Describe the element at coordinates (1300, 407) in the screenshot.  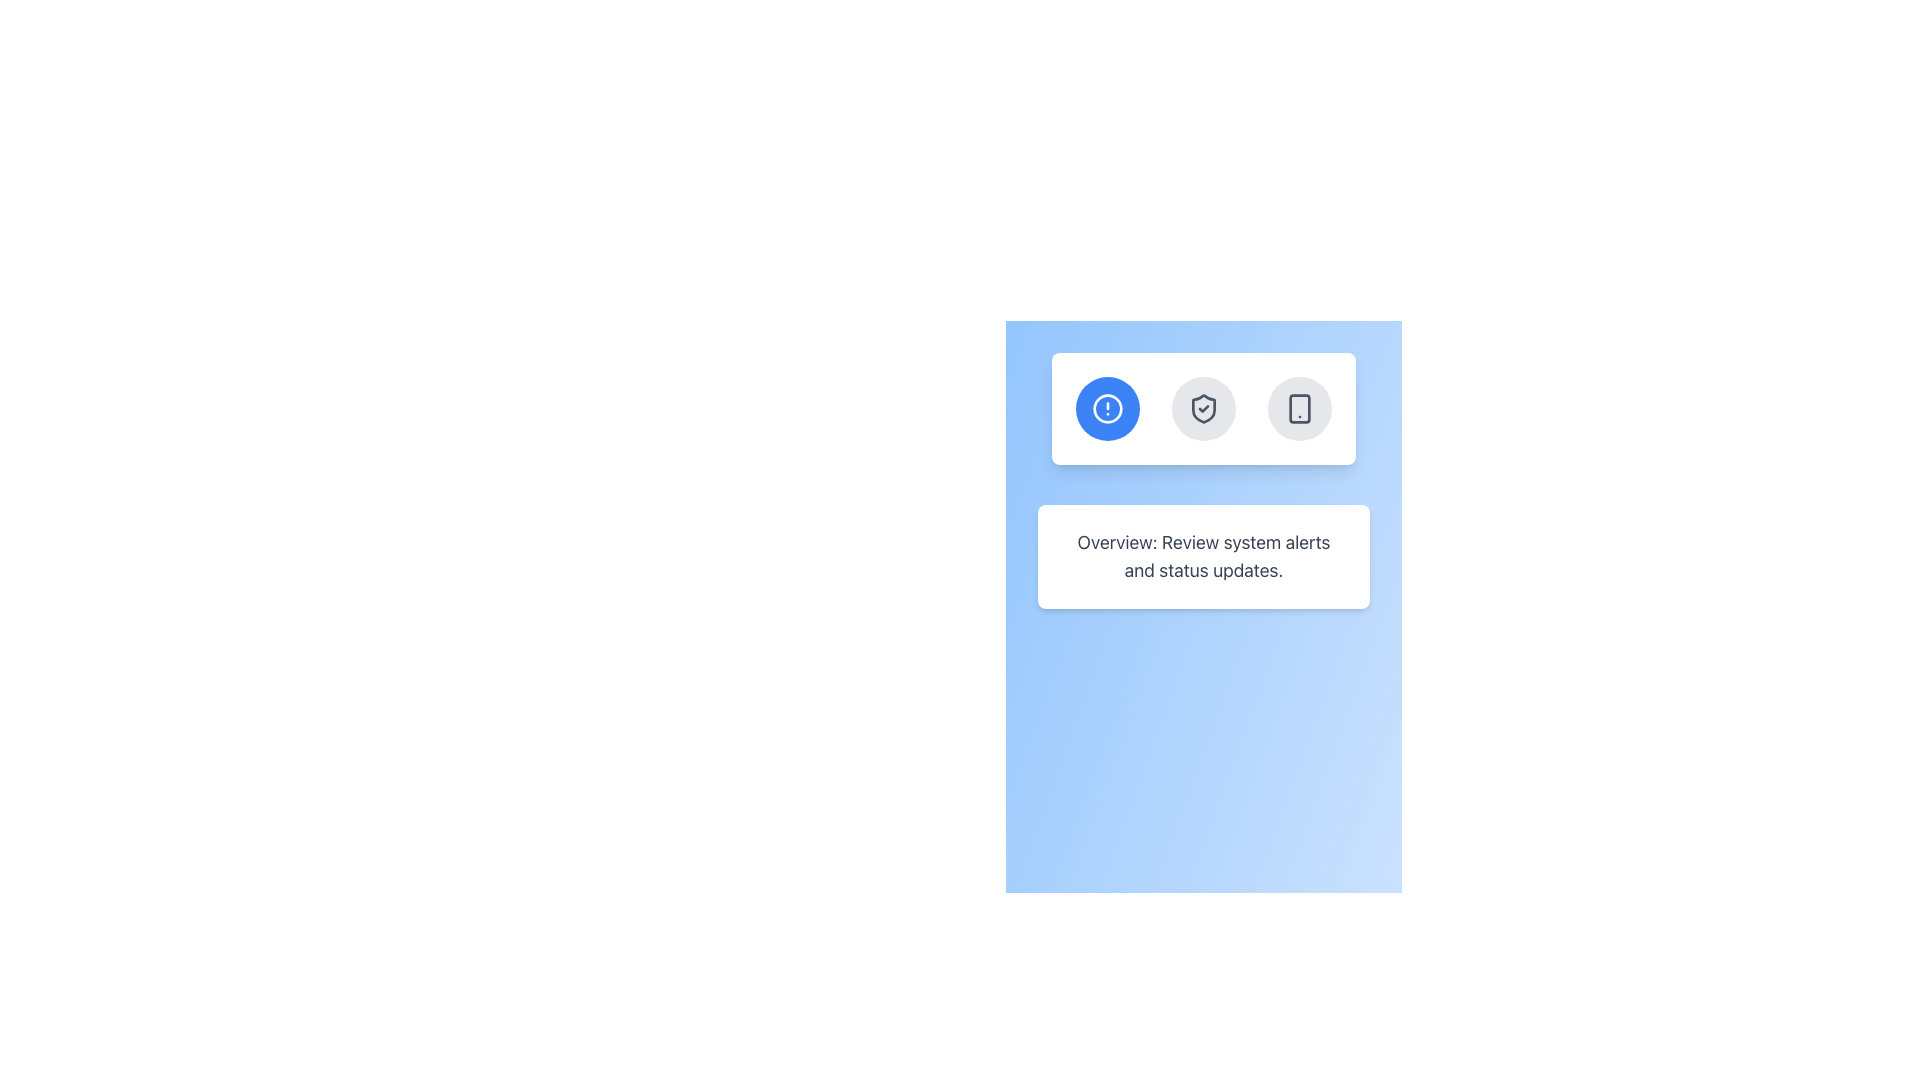
I see `the central rectangular component of the smartphone icon, which is styled without visible borders and fits inside a larger layout, located on the rightmost group of three circular icon buttons` at that location.